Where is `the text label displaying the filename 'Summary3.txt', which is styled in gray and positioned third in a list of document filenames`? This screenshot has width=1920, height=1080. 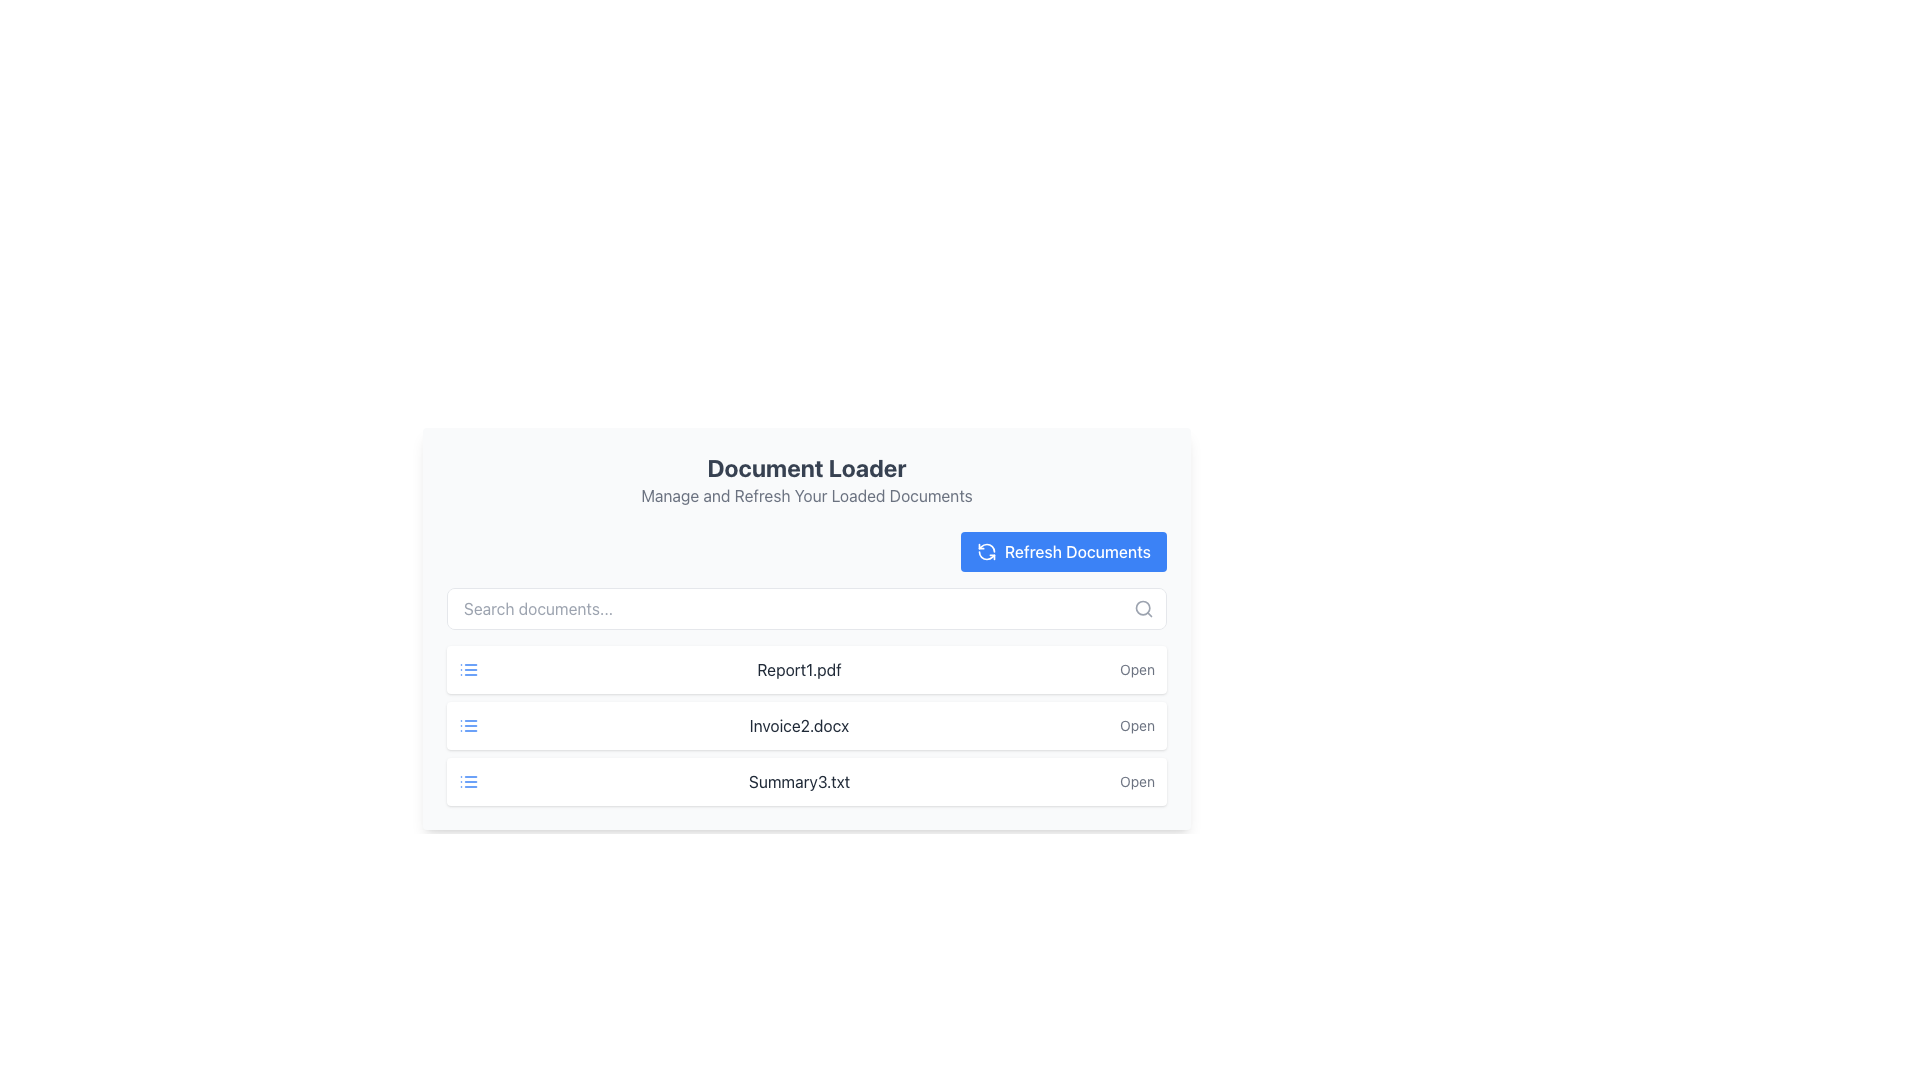 the text label displaying the filename 'Summary3.txt', which is styled in gray and positioned third in a list of document filenames is located at coordinates (798, 781).